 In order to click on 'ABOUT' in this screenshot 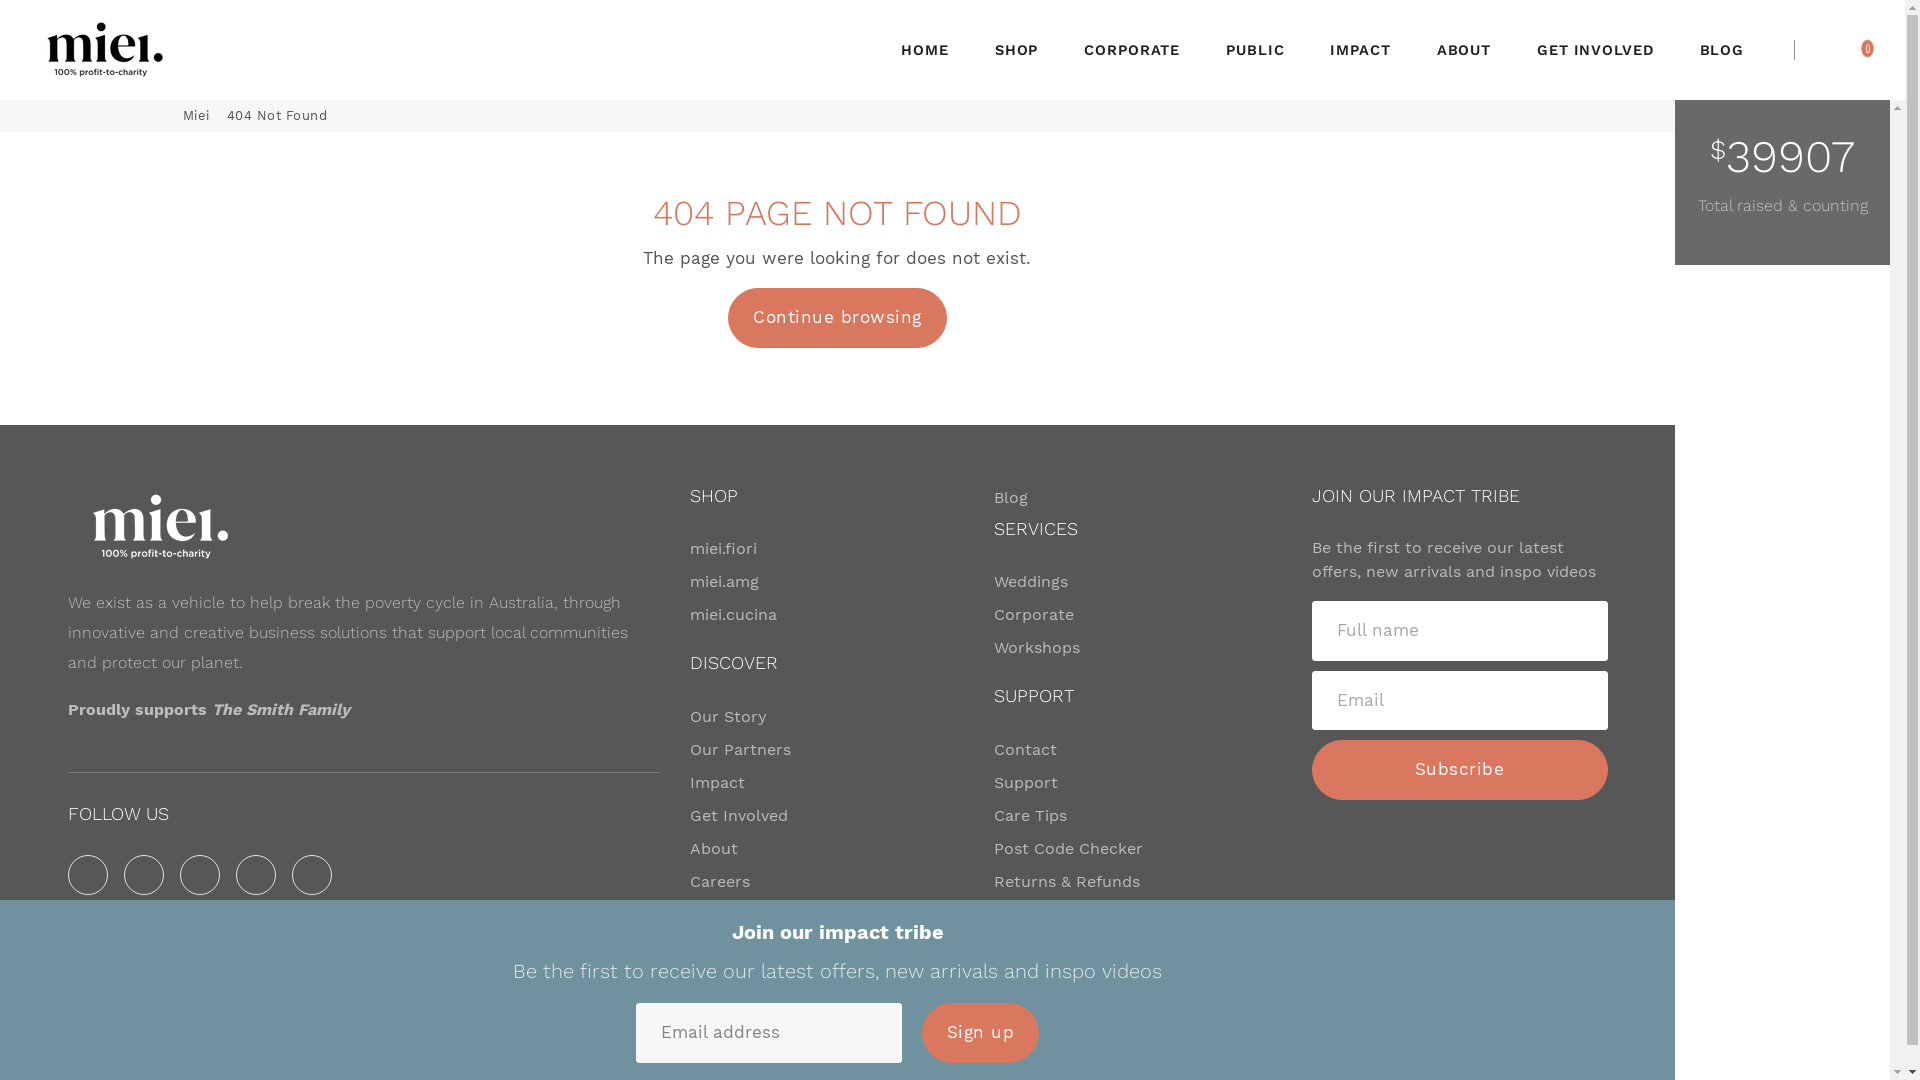, I will do `click(1464, 49)`.